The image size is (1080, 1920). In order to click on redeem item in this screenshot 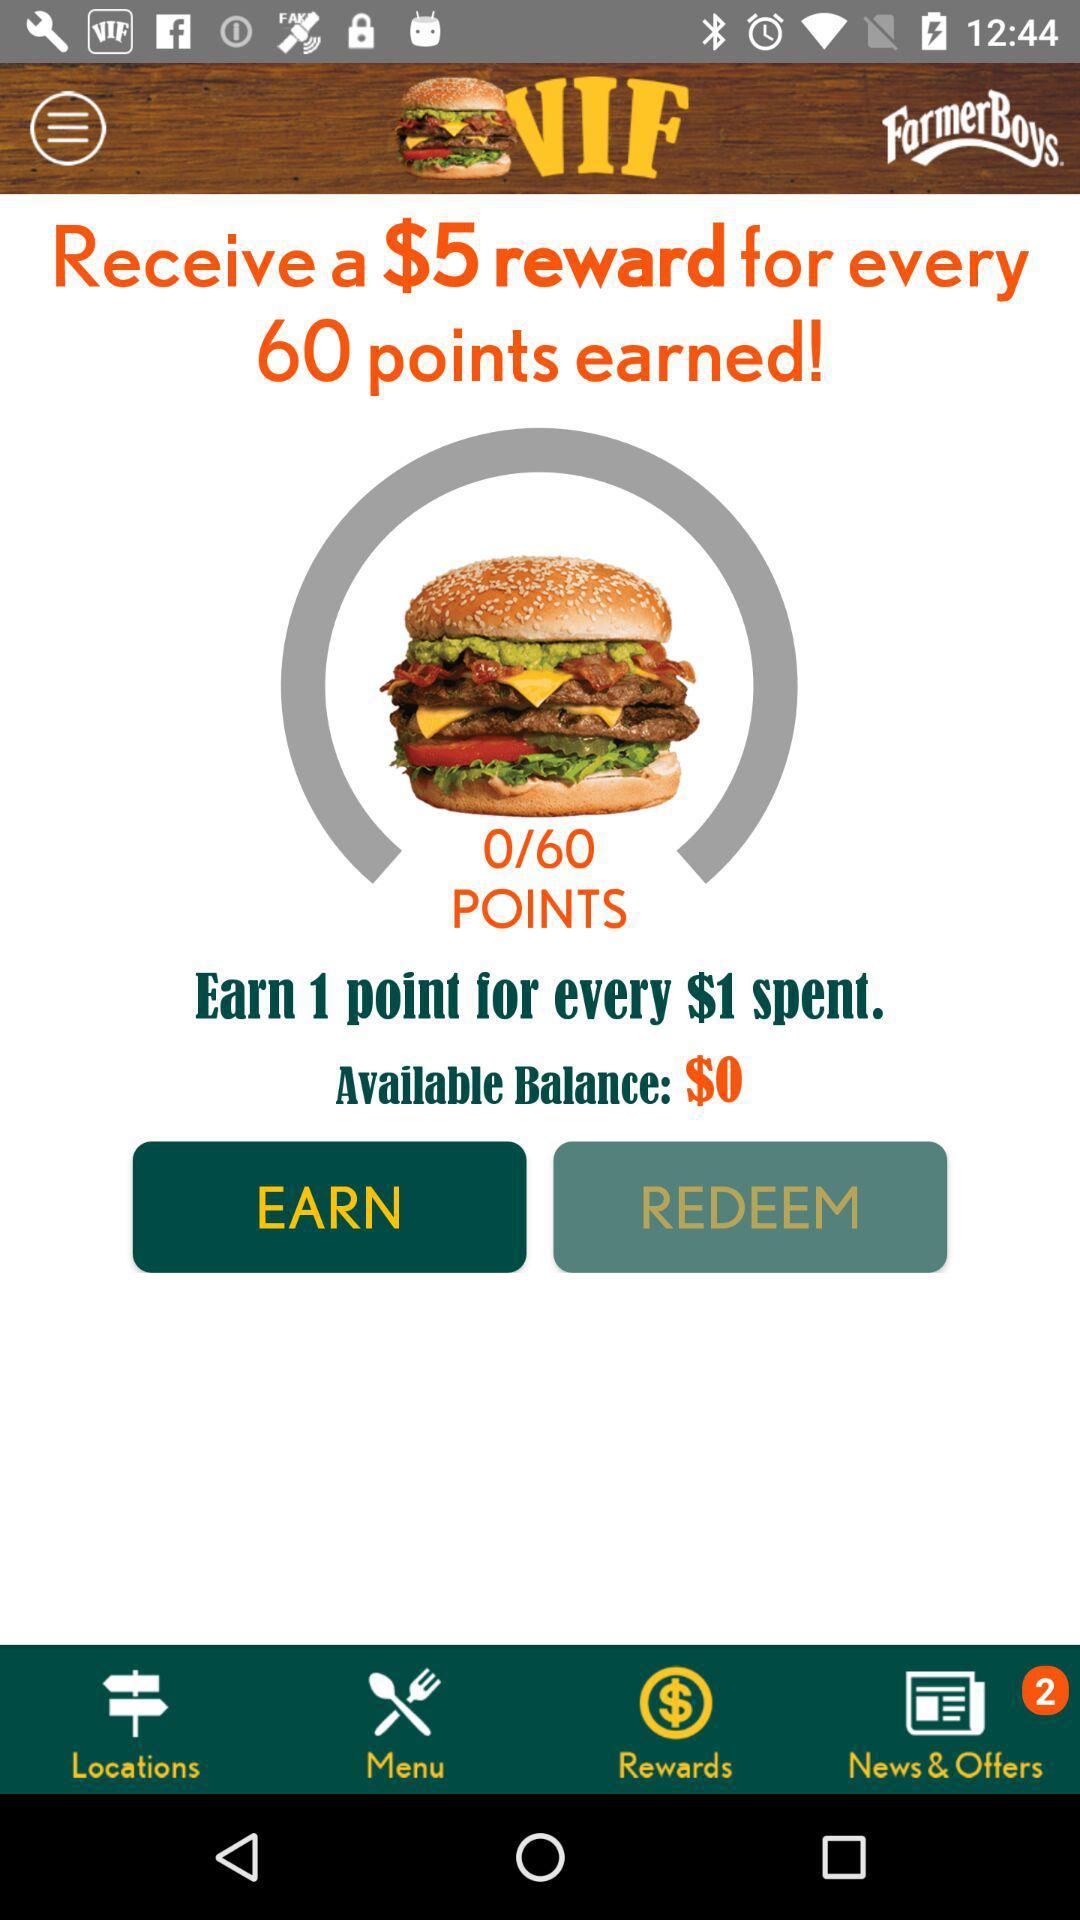, I will do `click(750, 1206)`.